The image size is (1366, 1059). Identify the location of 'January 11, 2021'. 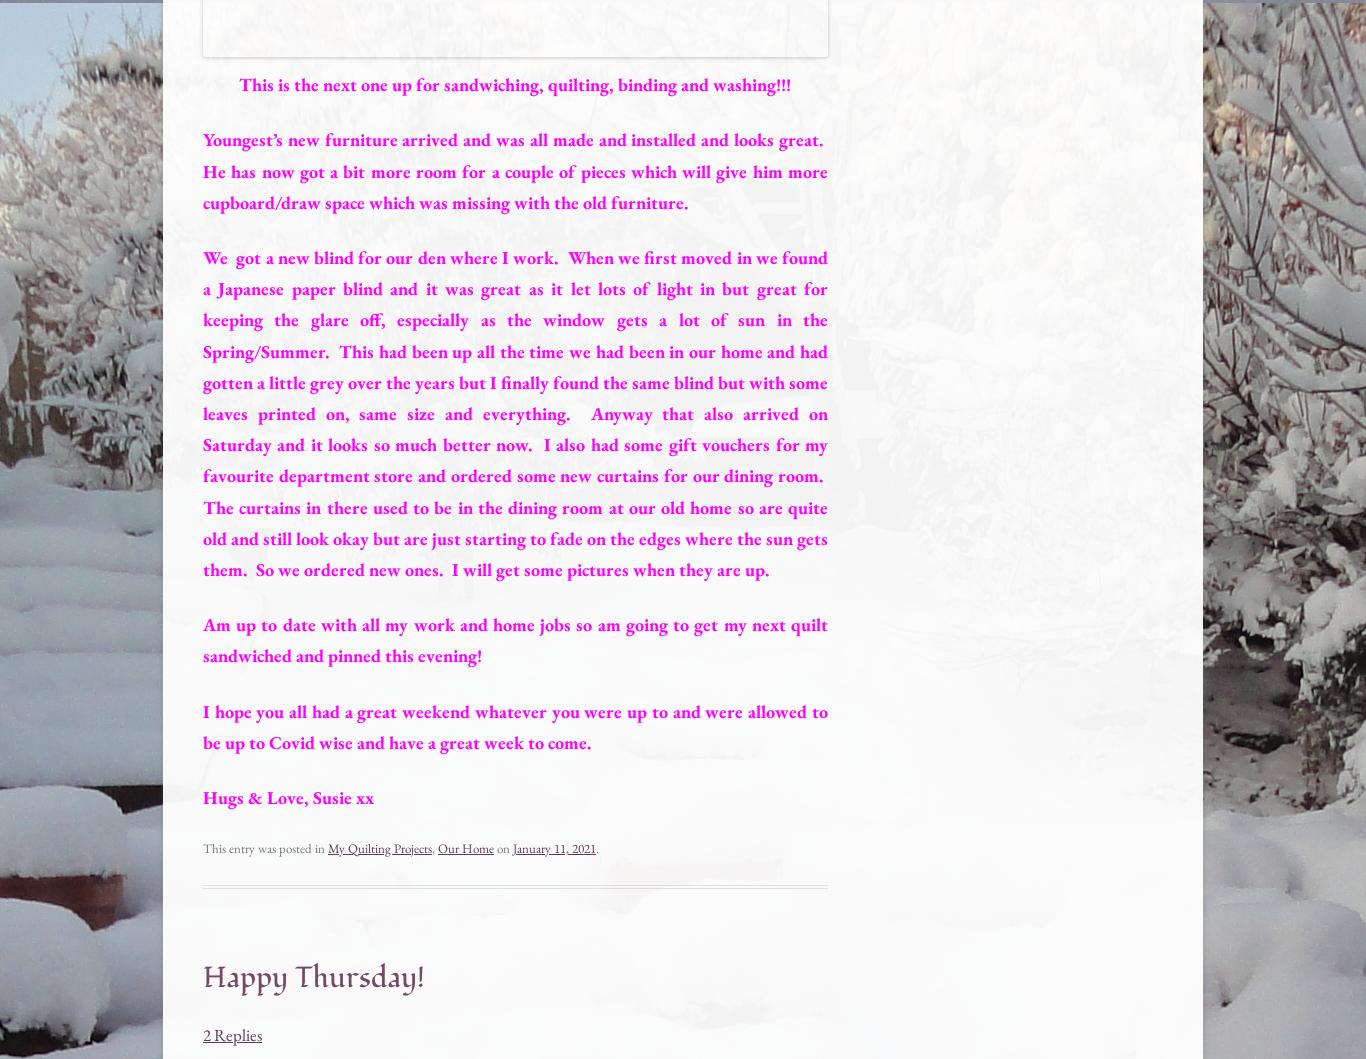
(554, 848).